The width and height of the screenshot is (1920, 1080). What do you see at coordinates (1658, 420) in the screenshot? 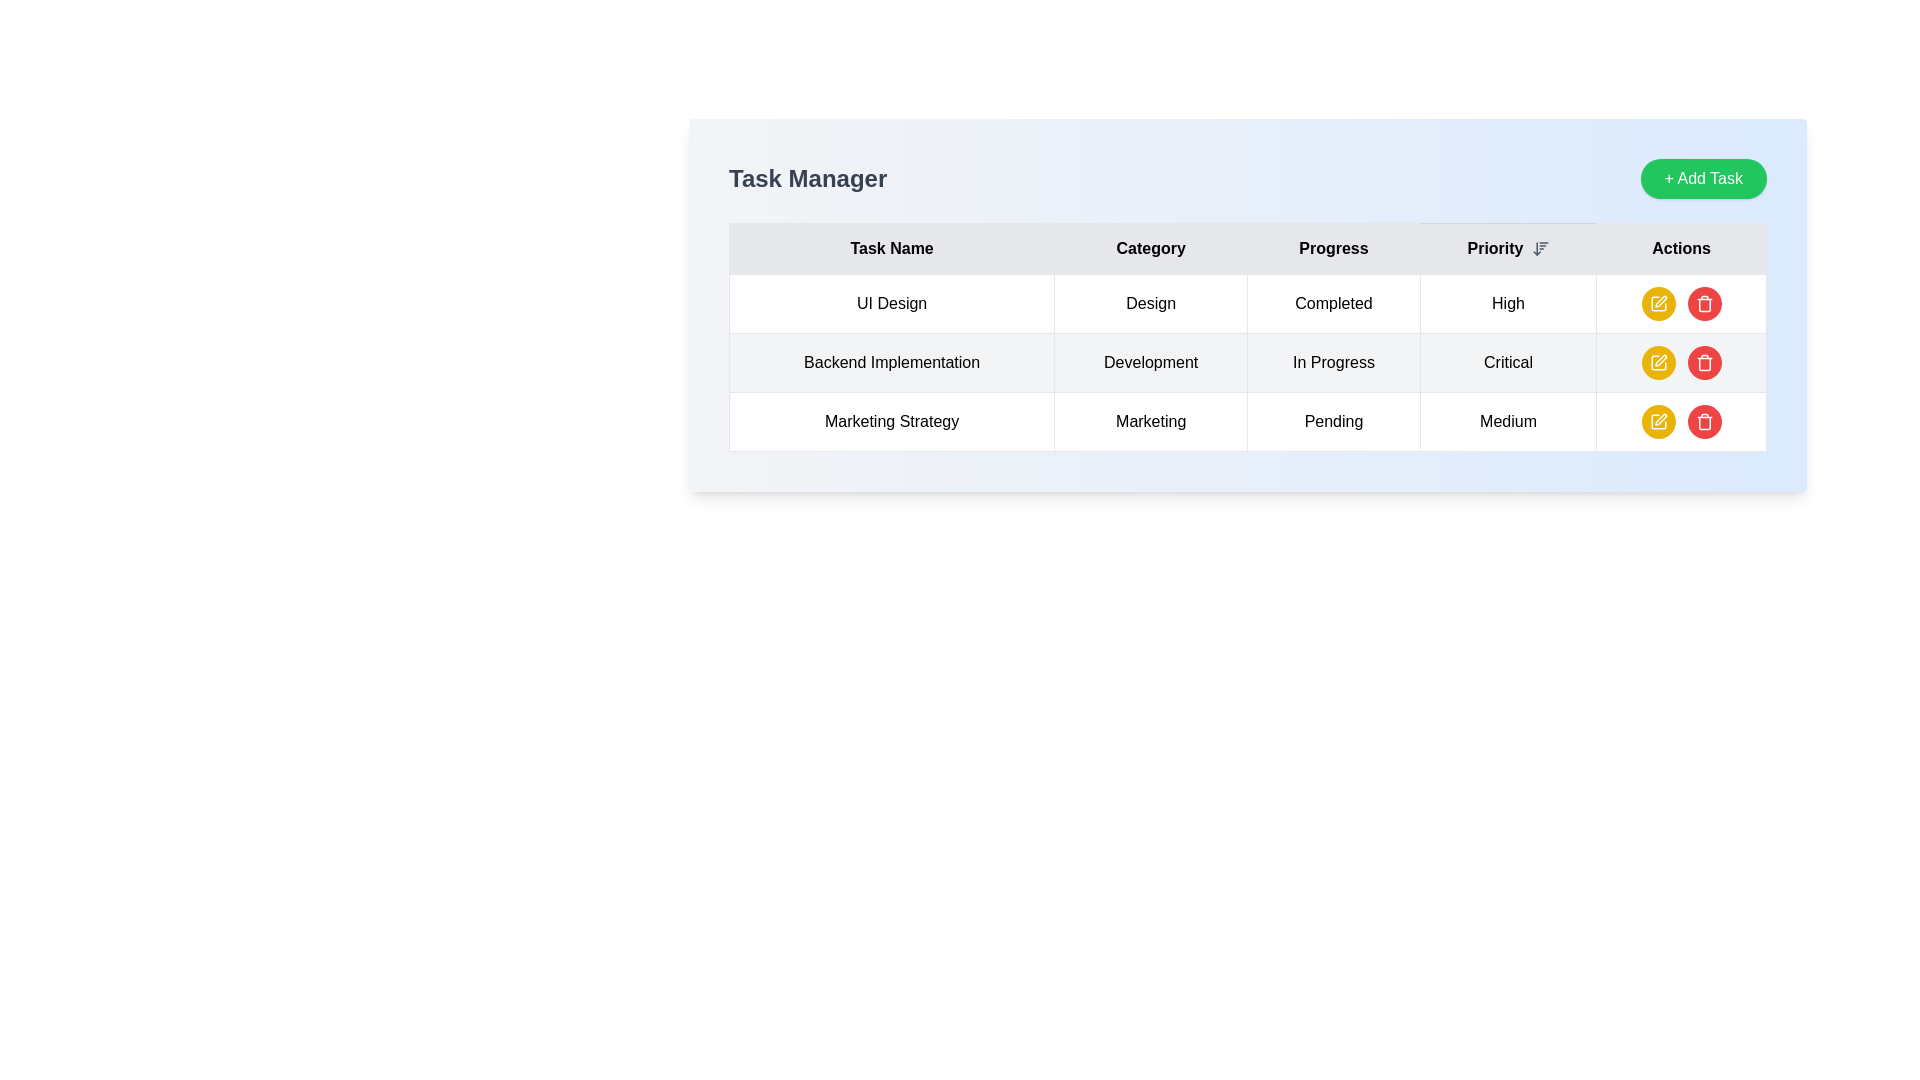
I see `the yellow pen icon button located in the 'Actions' column for the 'Marketing Strategy' task to initiate editing` at bounding box center [1658, 420].